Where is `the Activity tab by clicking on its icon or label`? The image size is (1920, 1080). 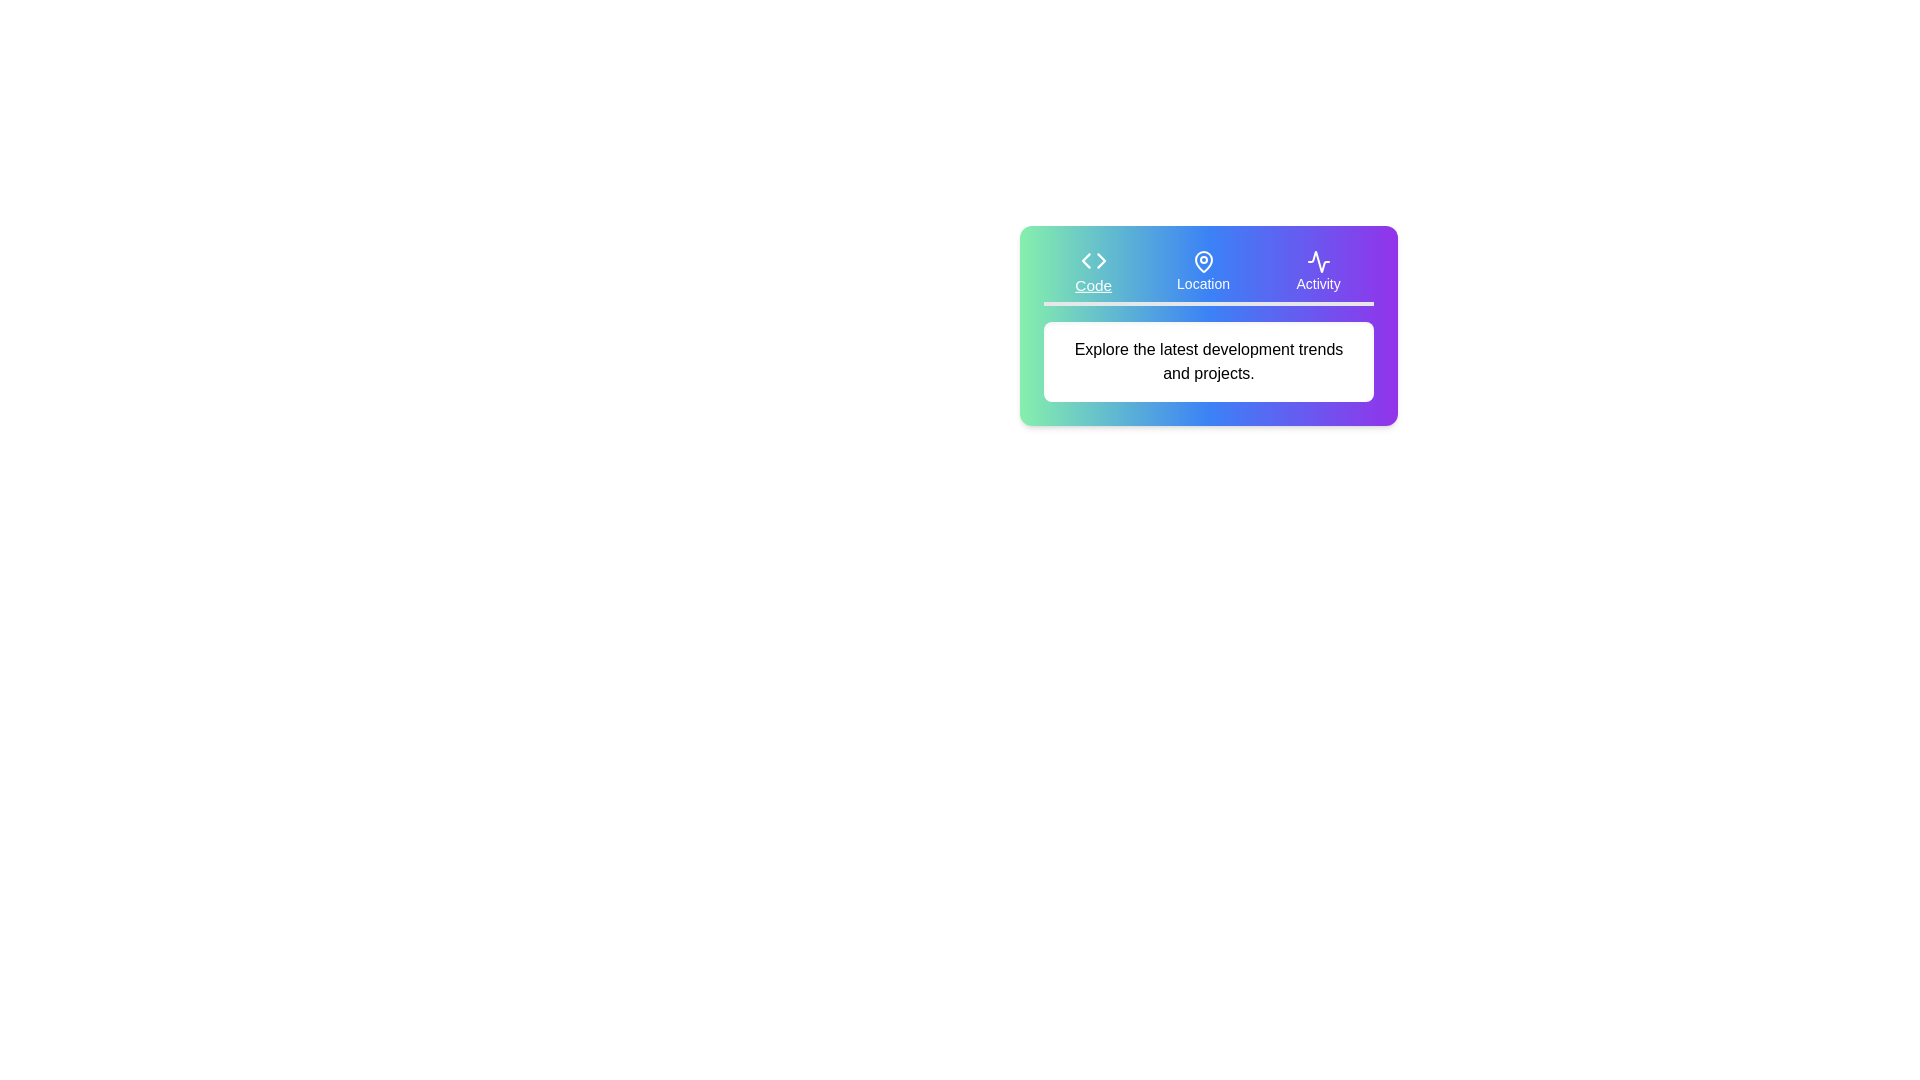 the Activity tab by clicking on its icon or label is located at coordinates (1318, 272).